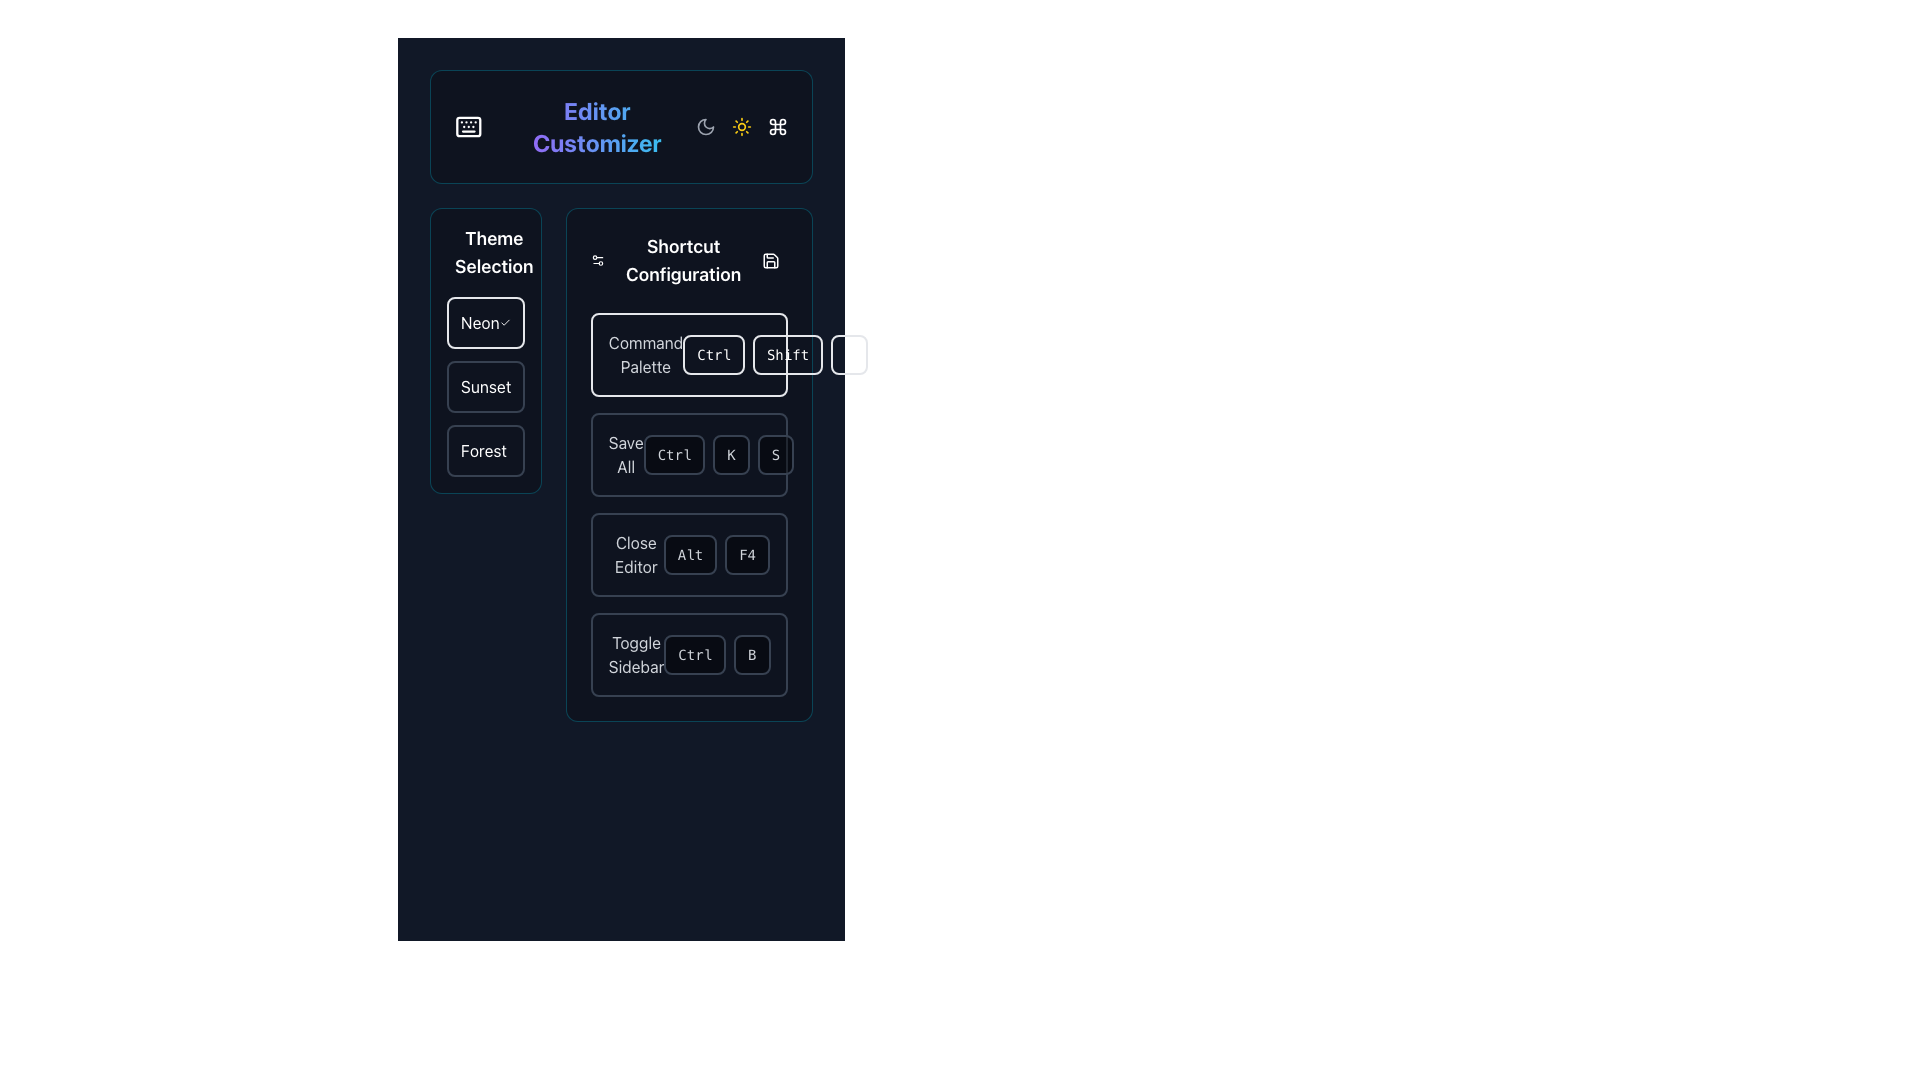 The width and height of the screenshot is (1920, 1080). Describe the element at coordinates (776, 127) in the screenshot. I see `the graphical icon resembling a command symbol, which is styled in cyan and has a clover-like appearance, positioned in the top right corner of the UI` at that location.